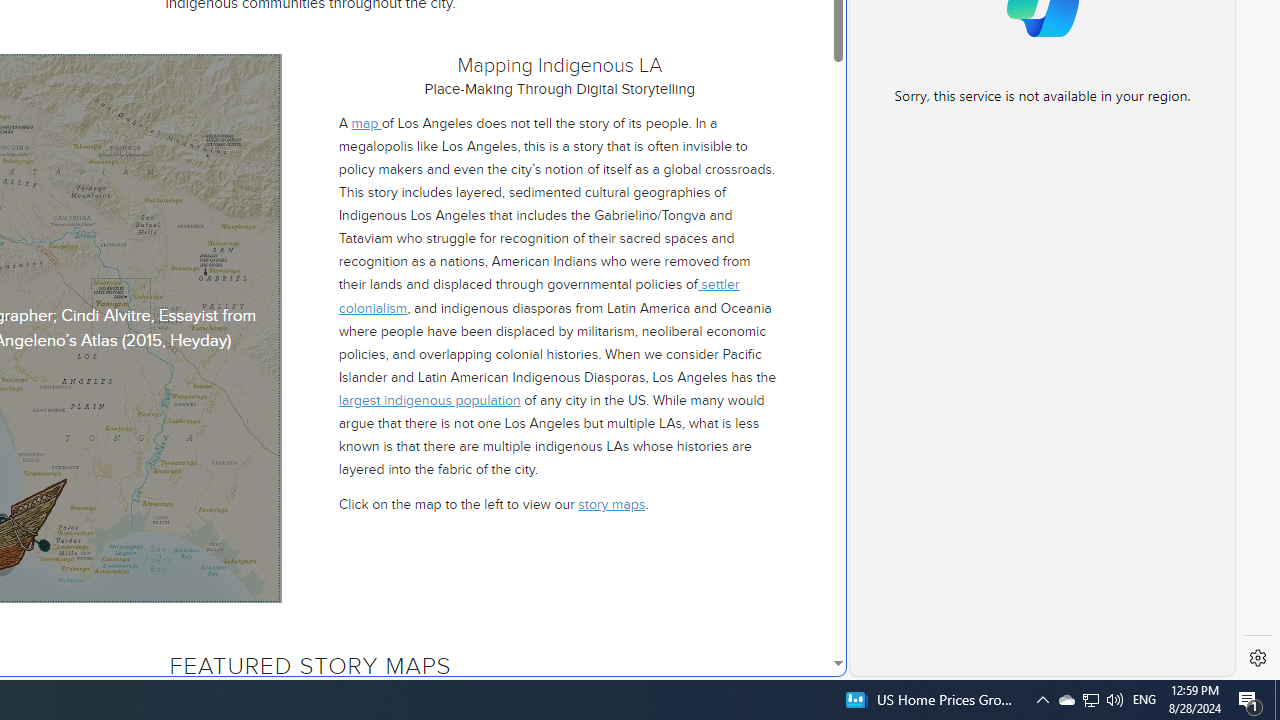 This screenshot has width=1280, height=720. Describe the element at coordinates (538, 296) in the screenshot. I see `' settler colonialism'` at that location.